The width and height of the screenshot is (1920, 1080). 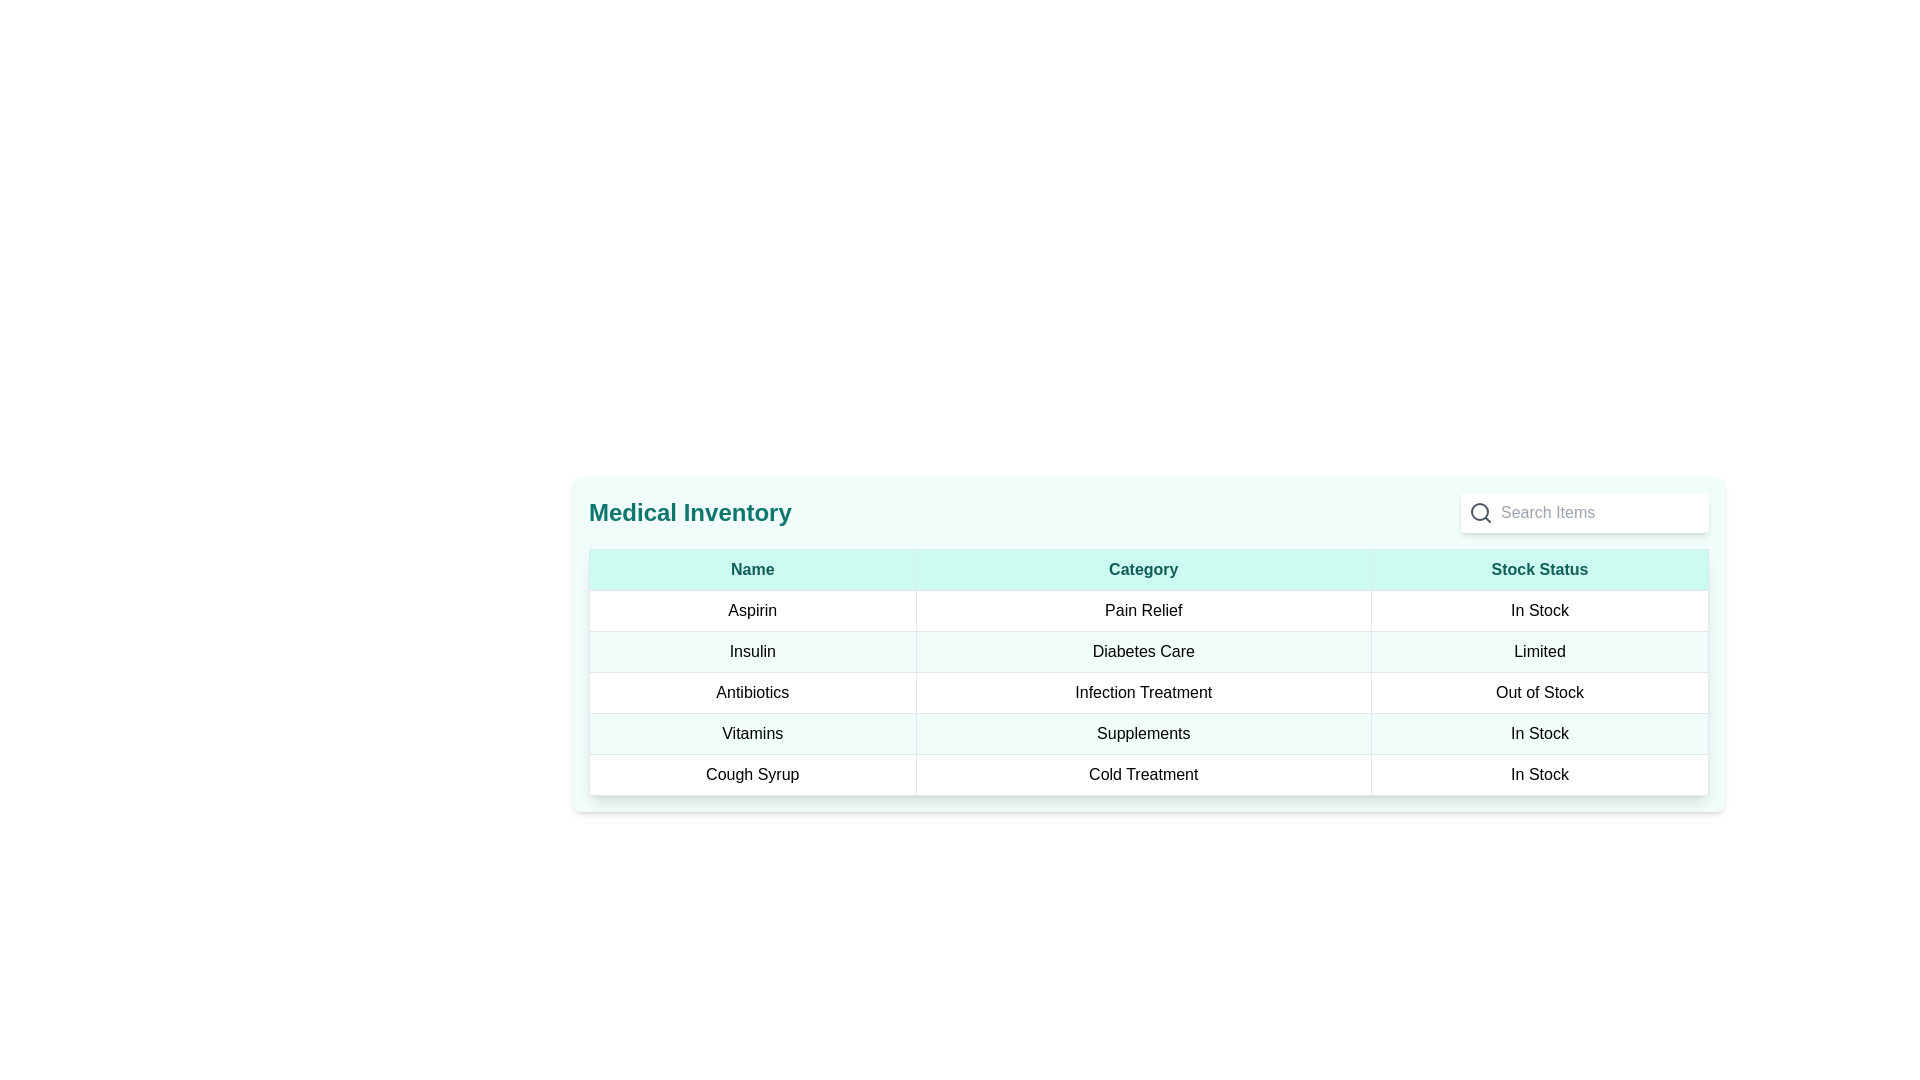 I want to click on the fifth row of the table that describes a medical item, located between the rows 'Antibiotics' and 'Cough Syrup', so click(x=1148, y=733).